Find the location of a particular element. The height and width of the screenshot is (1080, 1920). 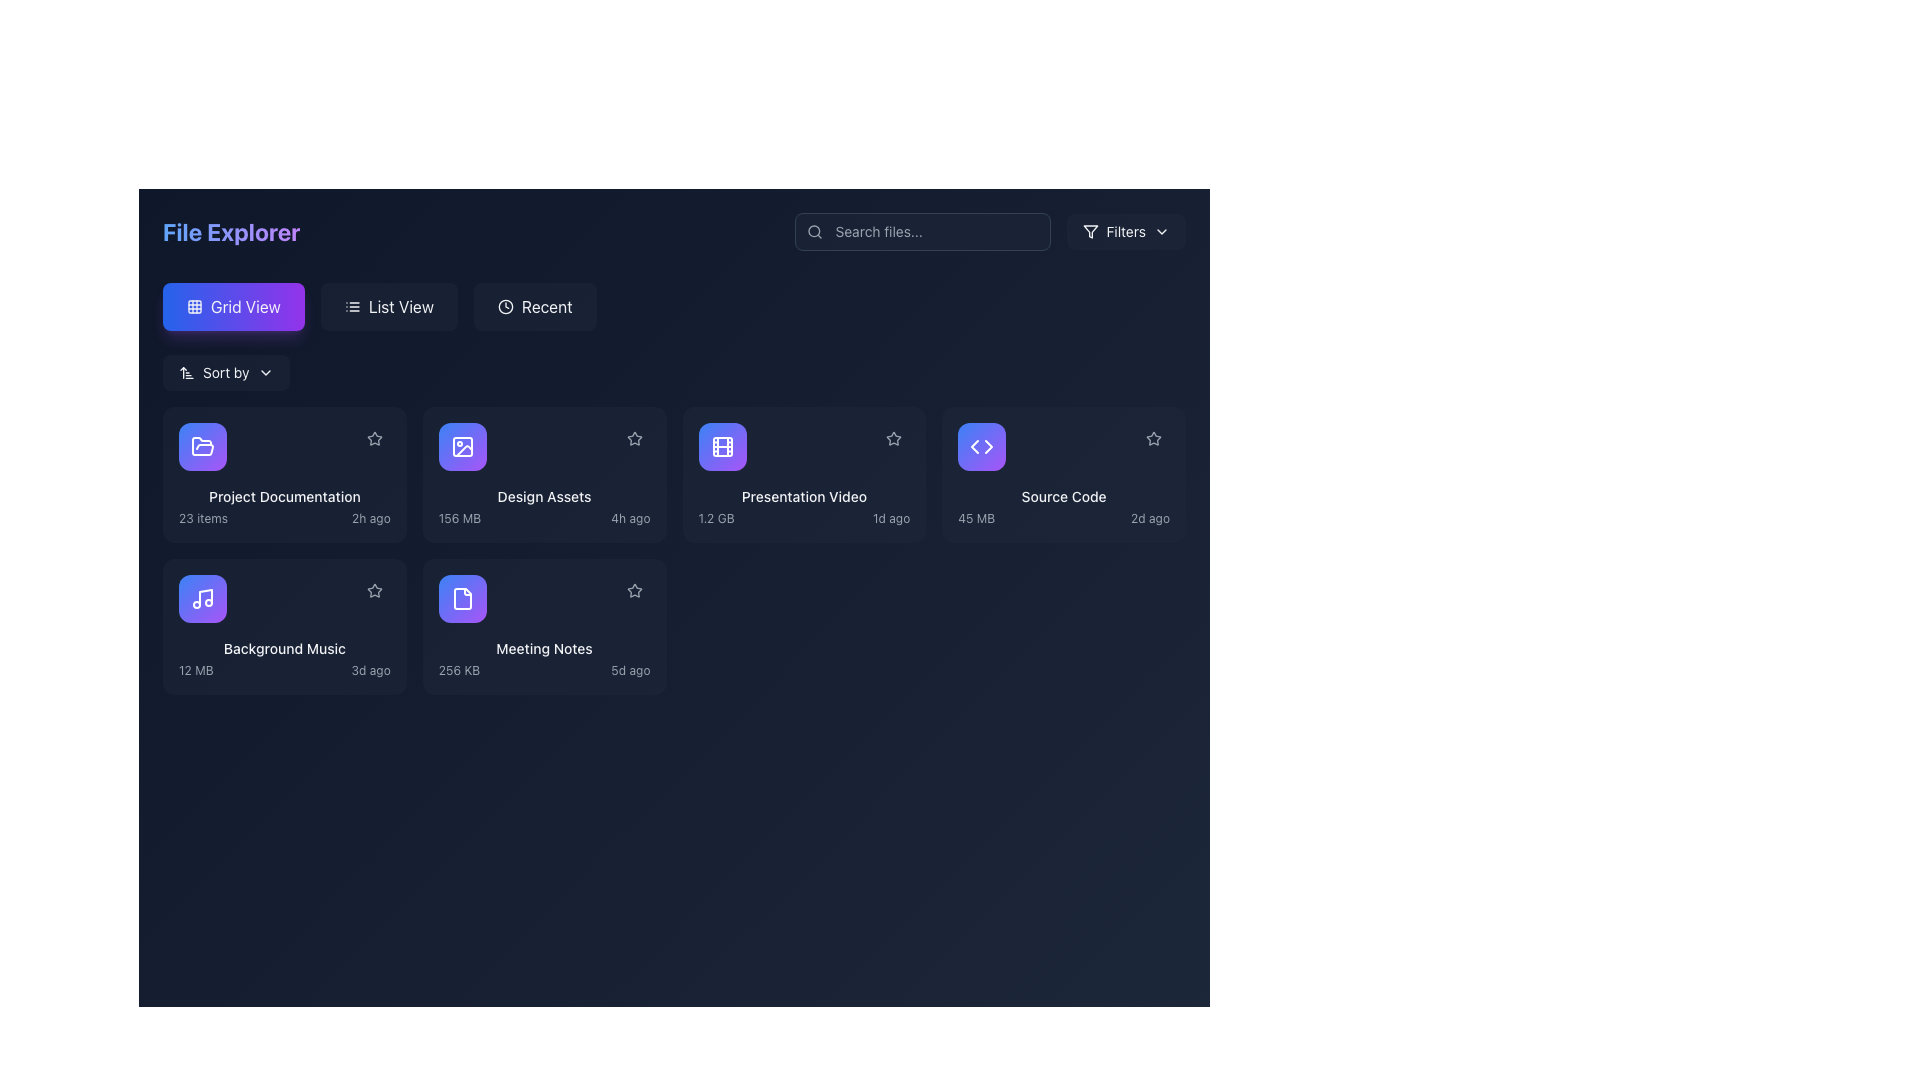

the fourth interactive card is located at coordinates (1063, 474).